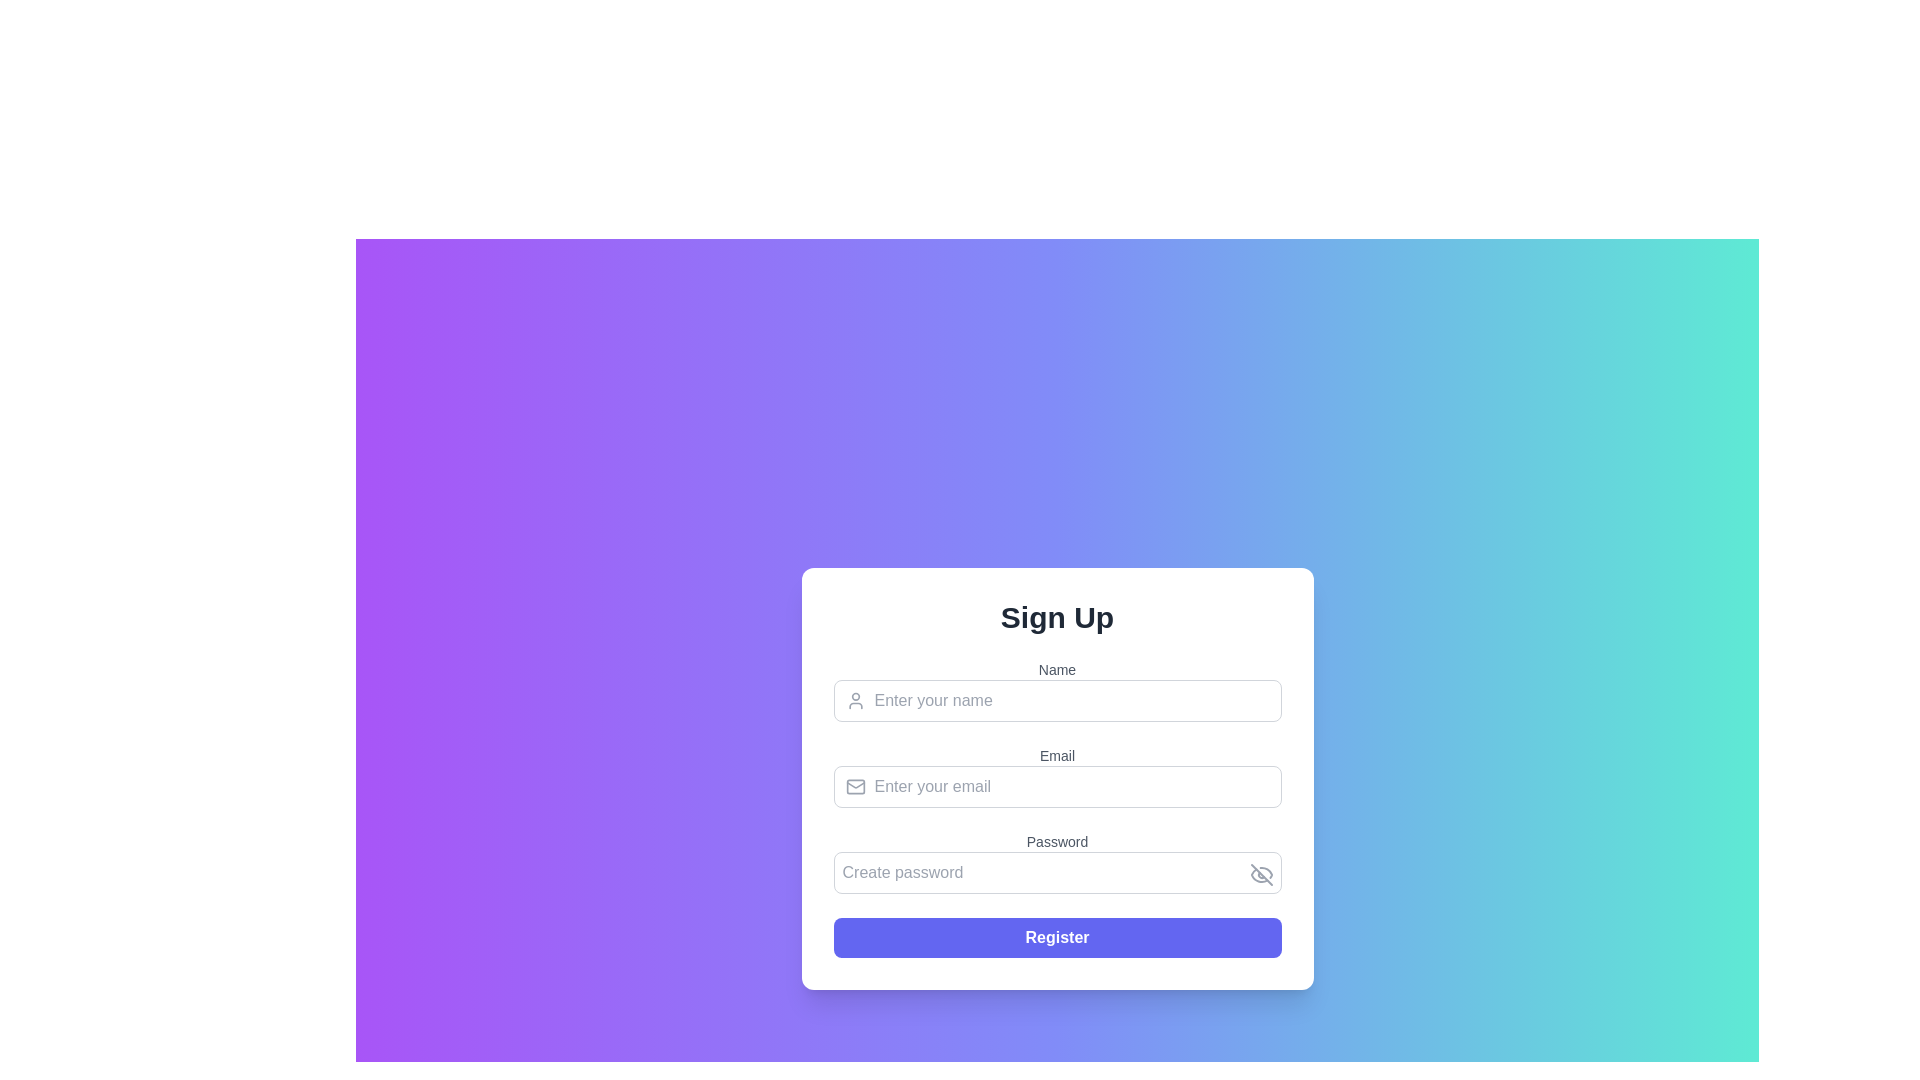  I want to click on the Text label that describes the 'Enter your name' input field in the 'Sign Up' form section, so click(1056, 670).